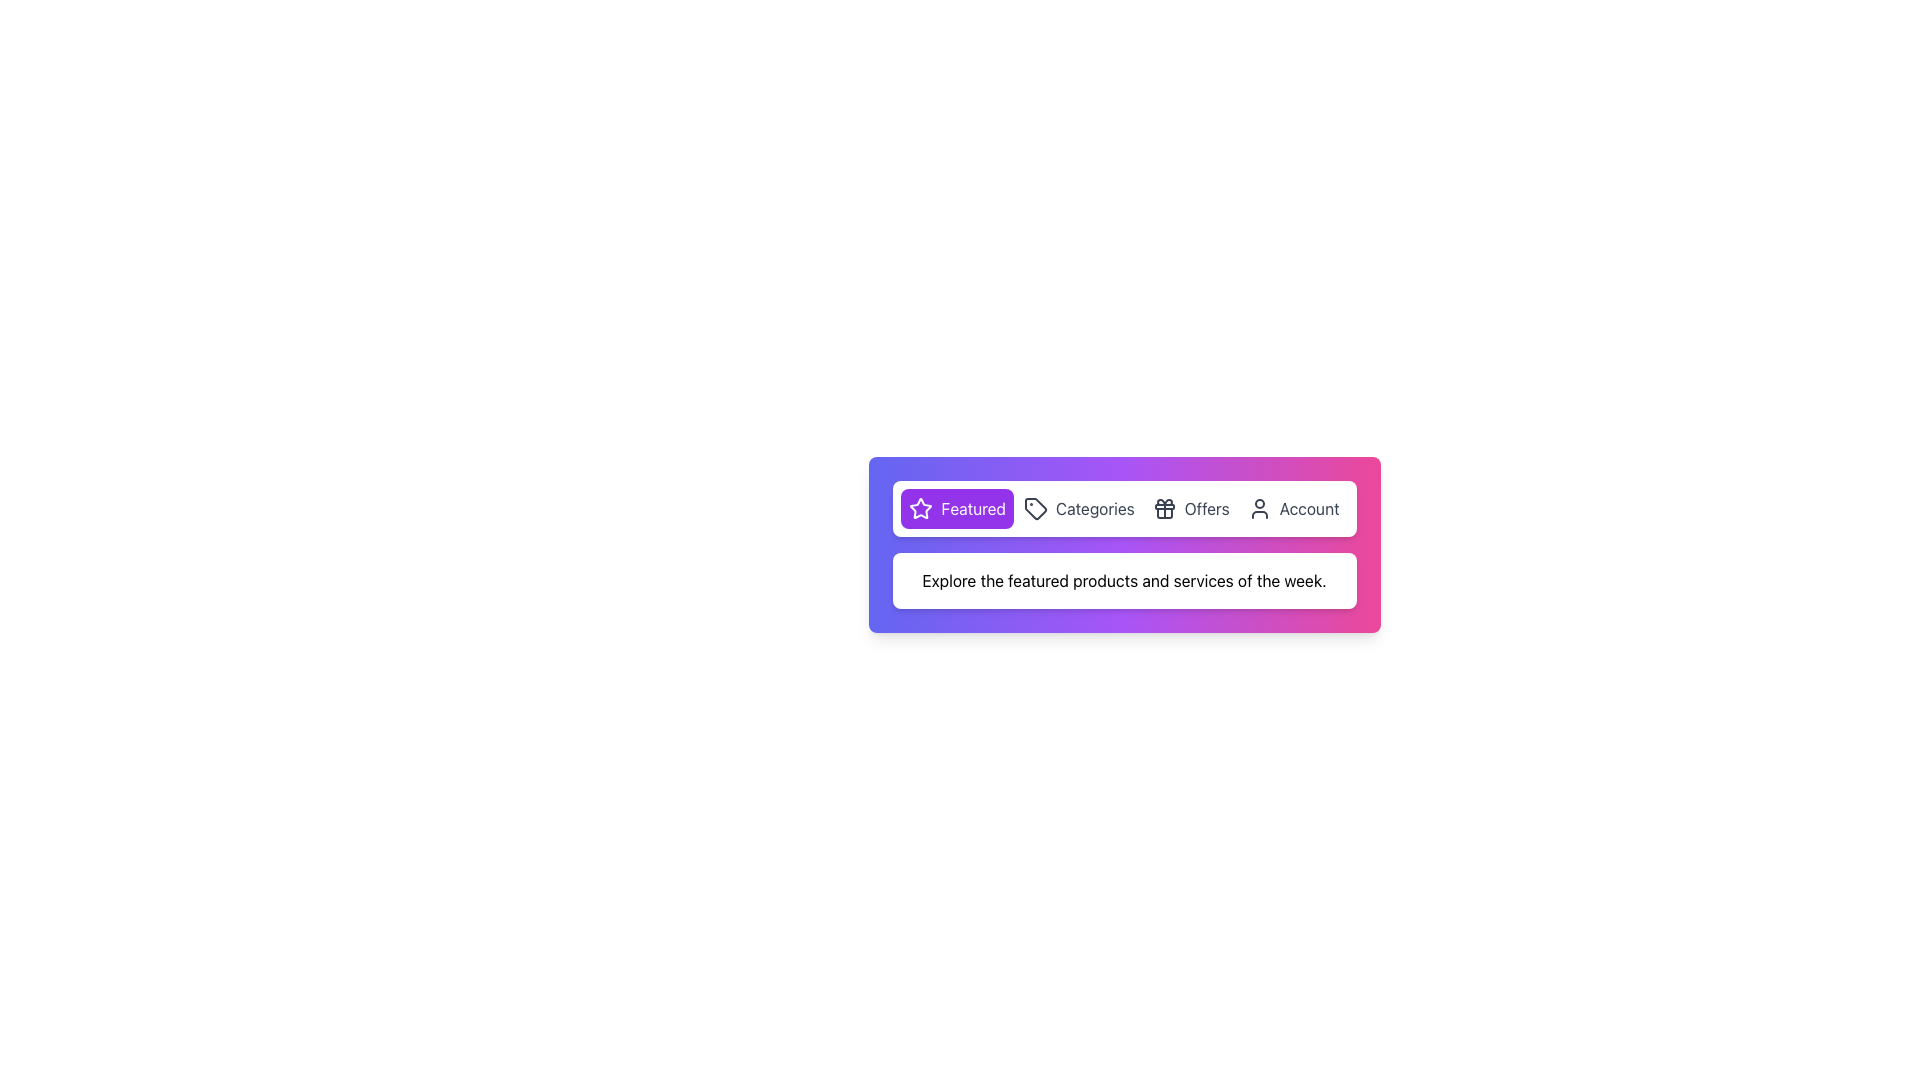 Image resolution: width=1920 pixels, height=1080 pixels. What do you see at coordinates (1309, 508) in the screenshot?
I see `the 'Account' text label in the navigation bar` at bounding box center [1309, 508].